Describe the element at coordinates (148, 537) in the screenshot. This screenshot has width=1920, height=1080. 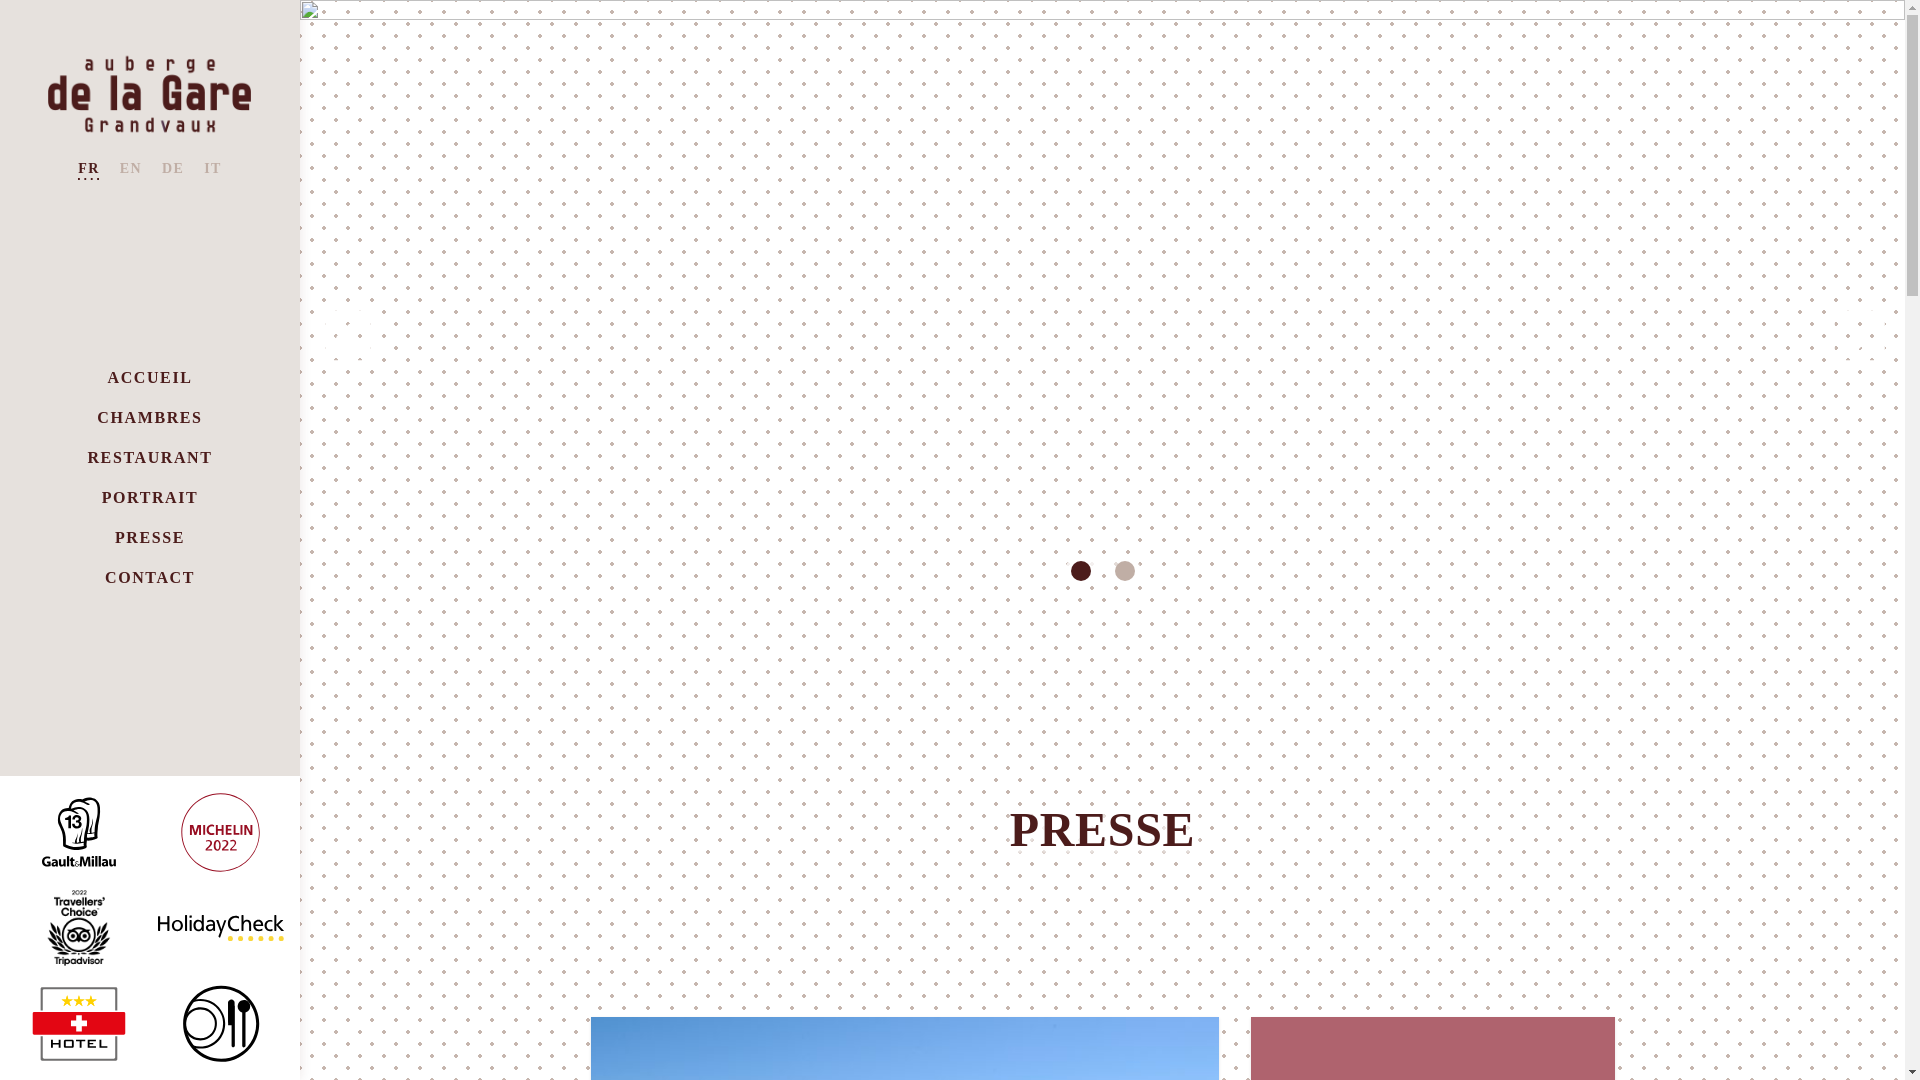
I see `'PRESSE'` at that location.